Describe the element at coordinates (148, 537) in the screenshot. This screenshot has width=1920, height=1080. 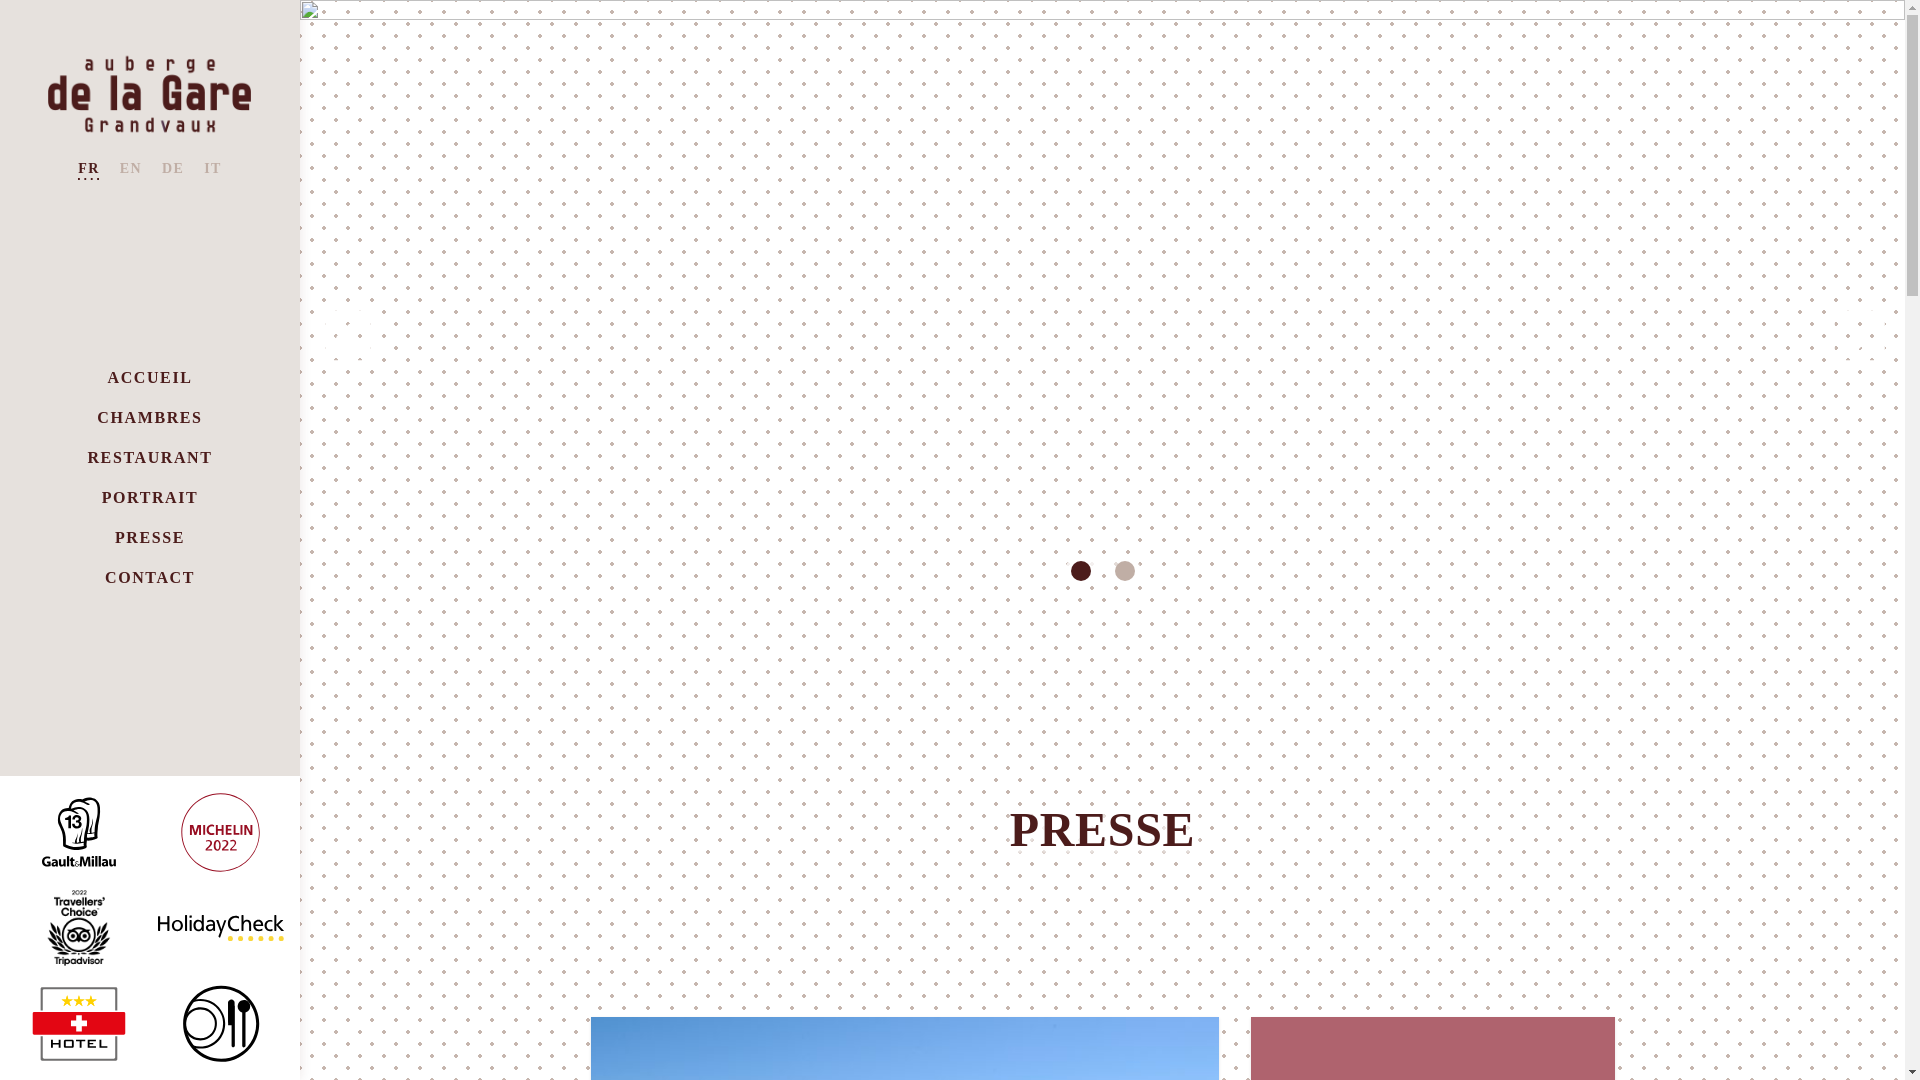
I see `'PRESSE'` at that location.